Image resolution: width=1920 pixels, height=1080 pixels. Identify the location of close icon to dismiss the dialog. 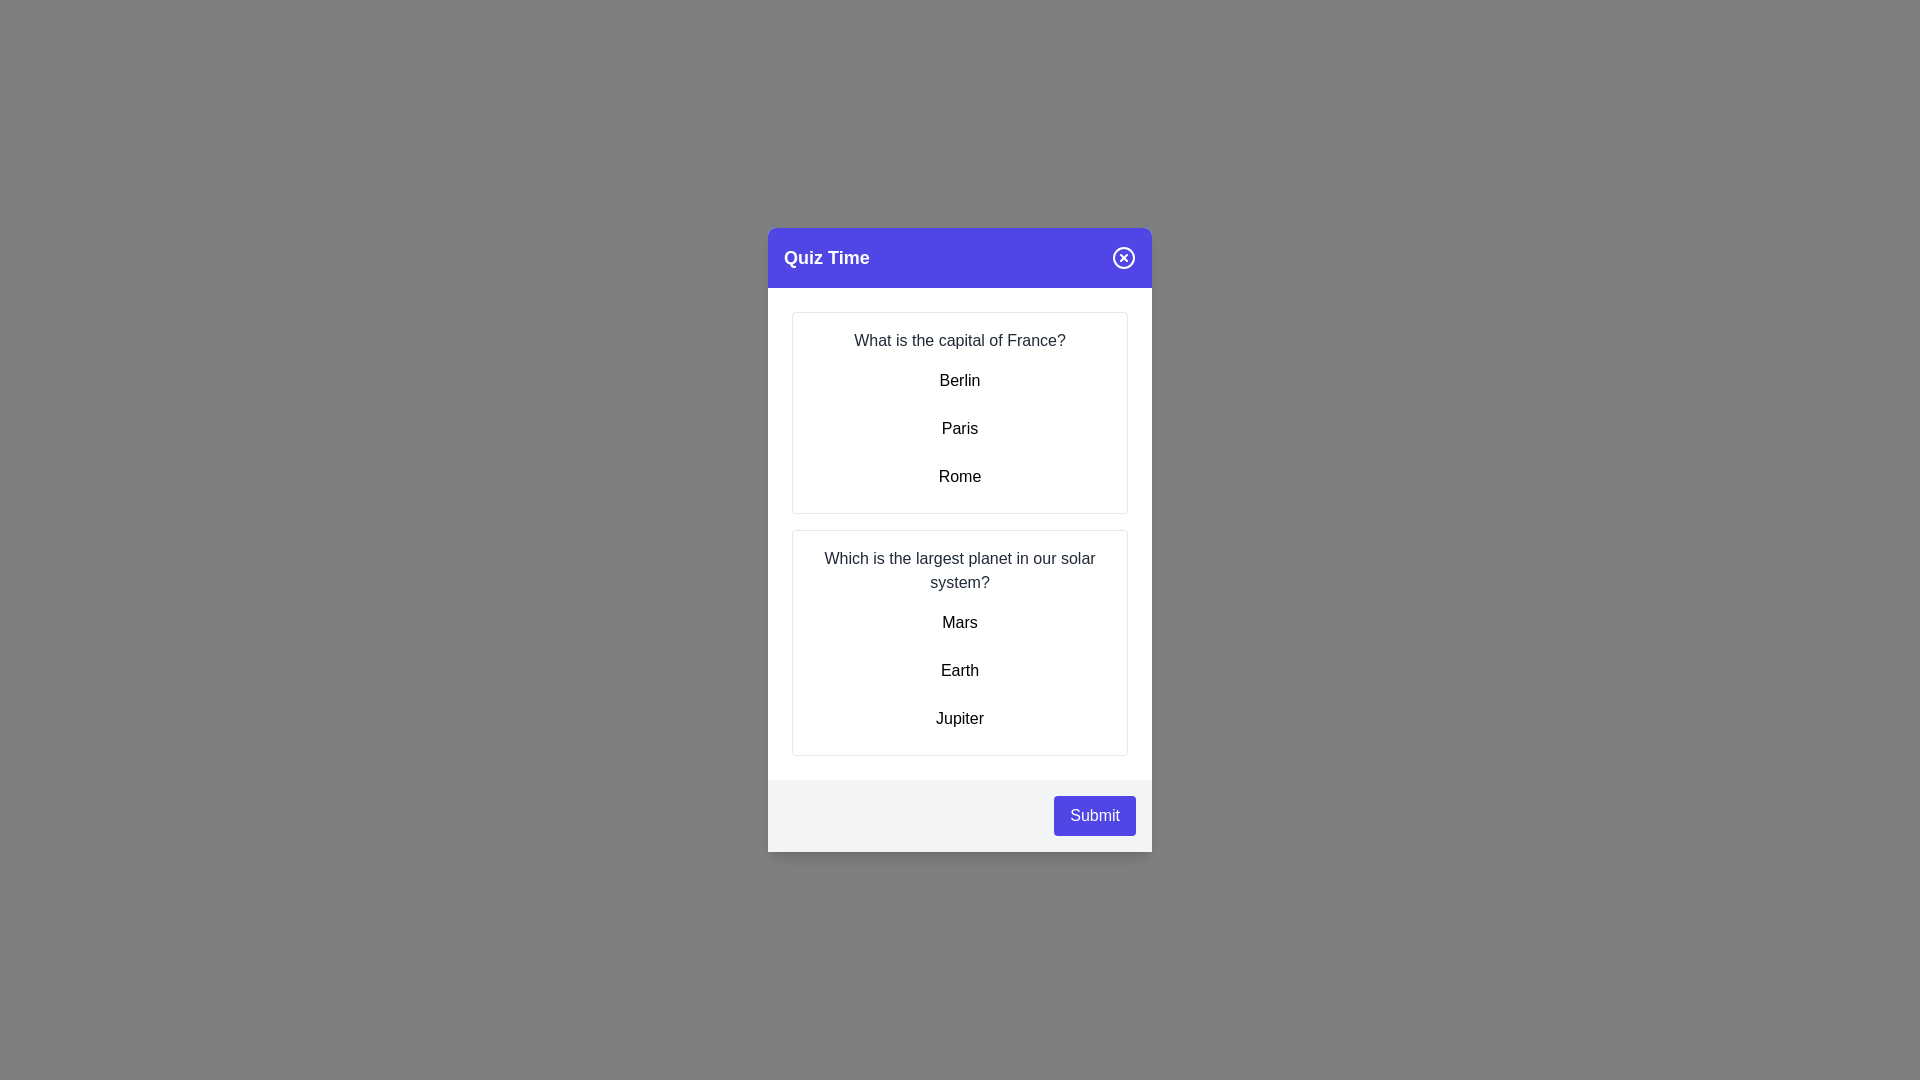
(1123, 257).